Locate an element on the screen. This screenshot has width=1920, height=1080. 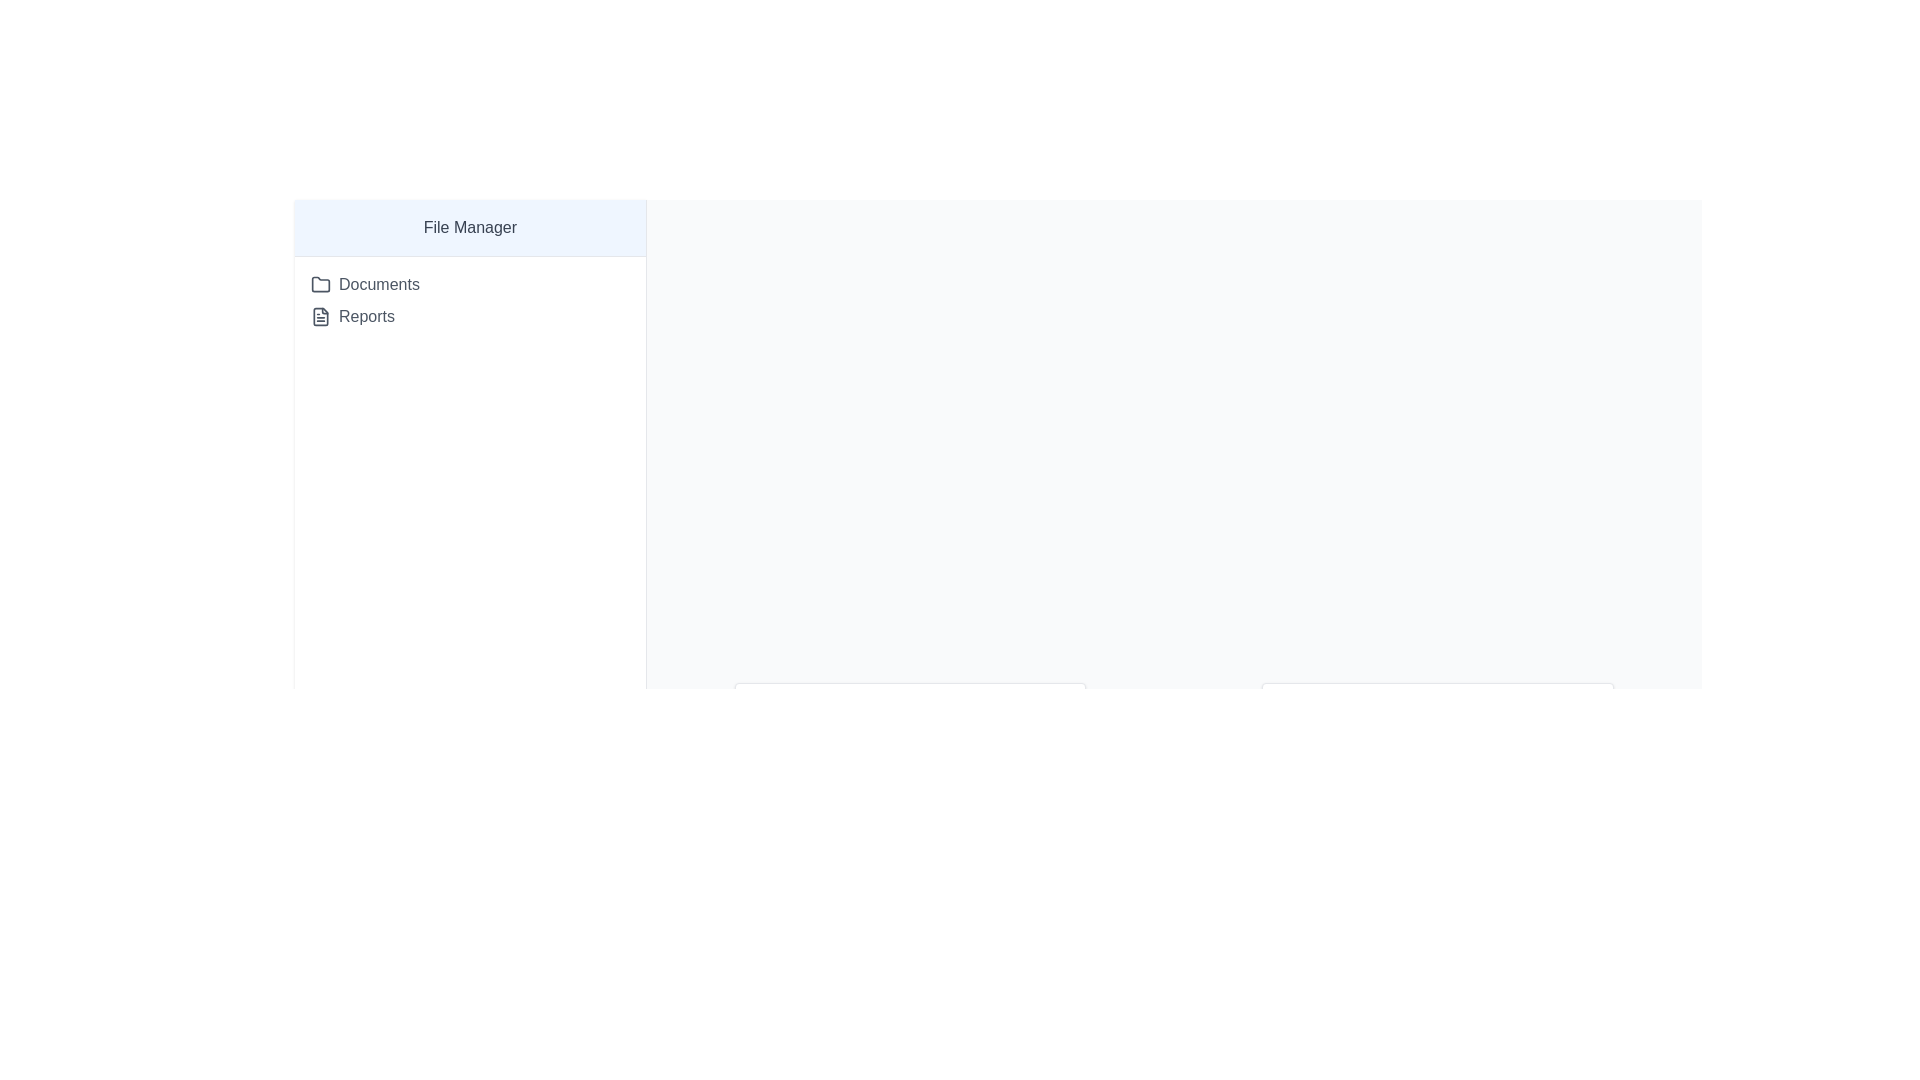
the first list item labeled 'Documents' in the file manager interface is located at coordinates (469, 285).